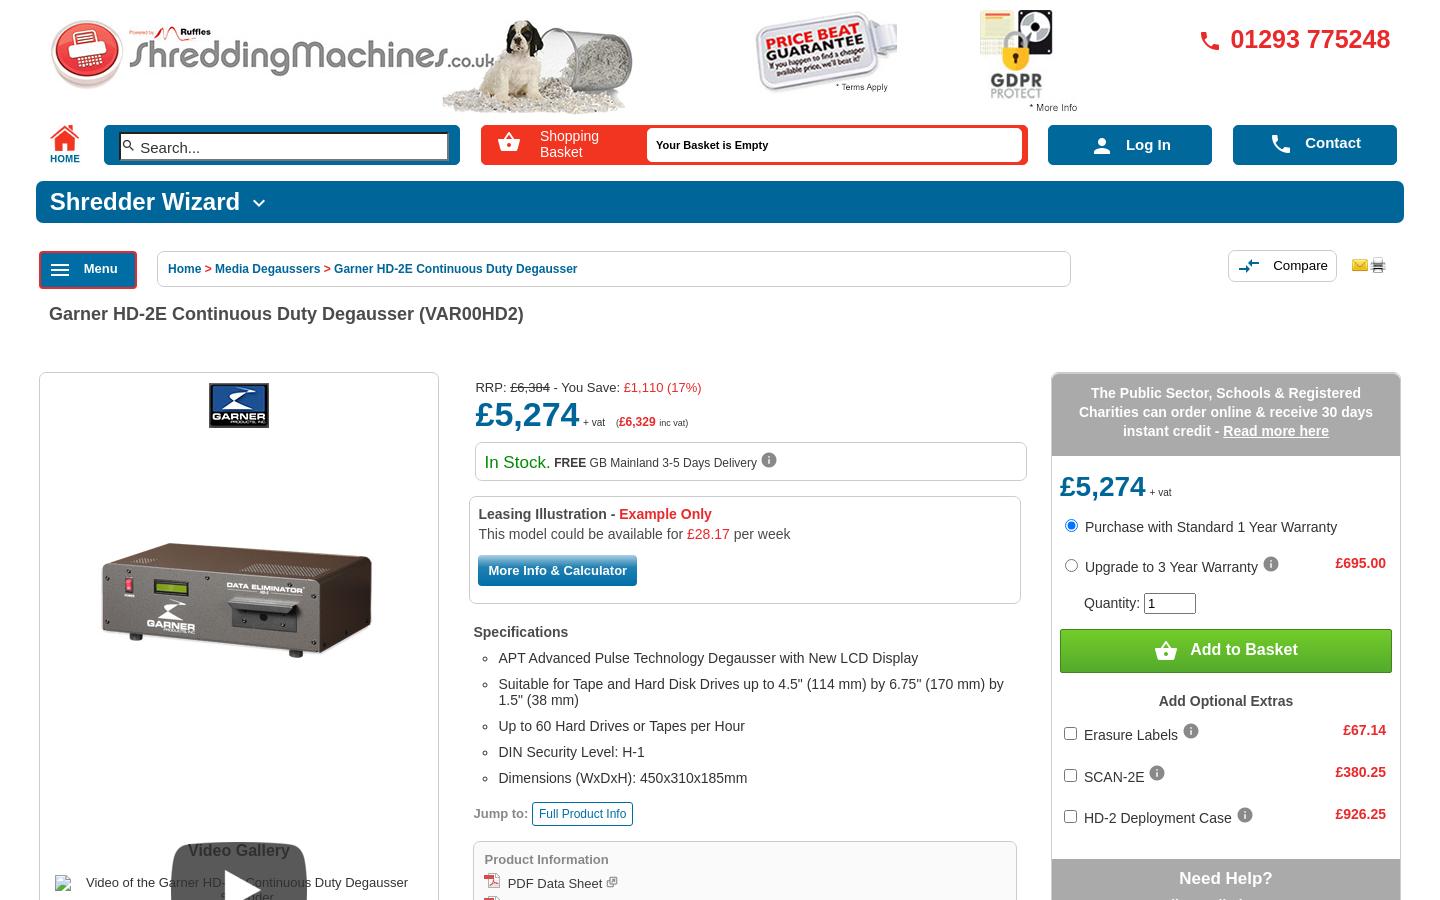 The height and width of the screenshot is (900, 1440). Describe the element at coordinates (1178, 878) in the screenshot. I see `'Need Help?'` at that location.